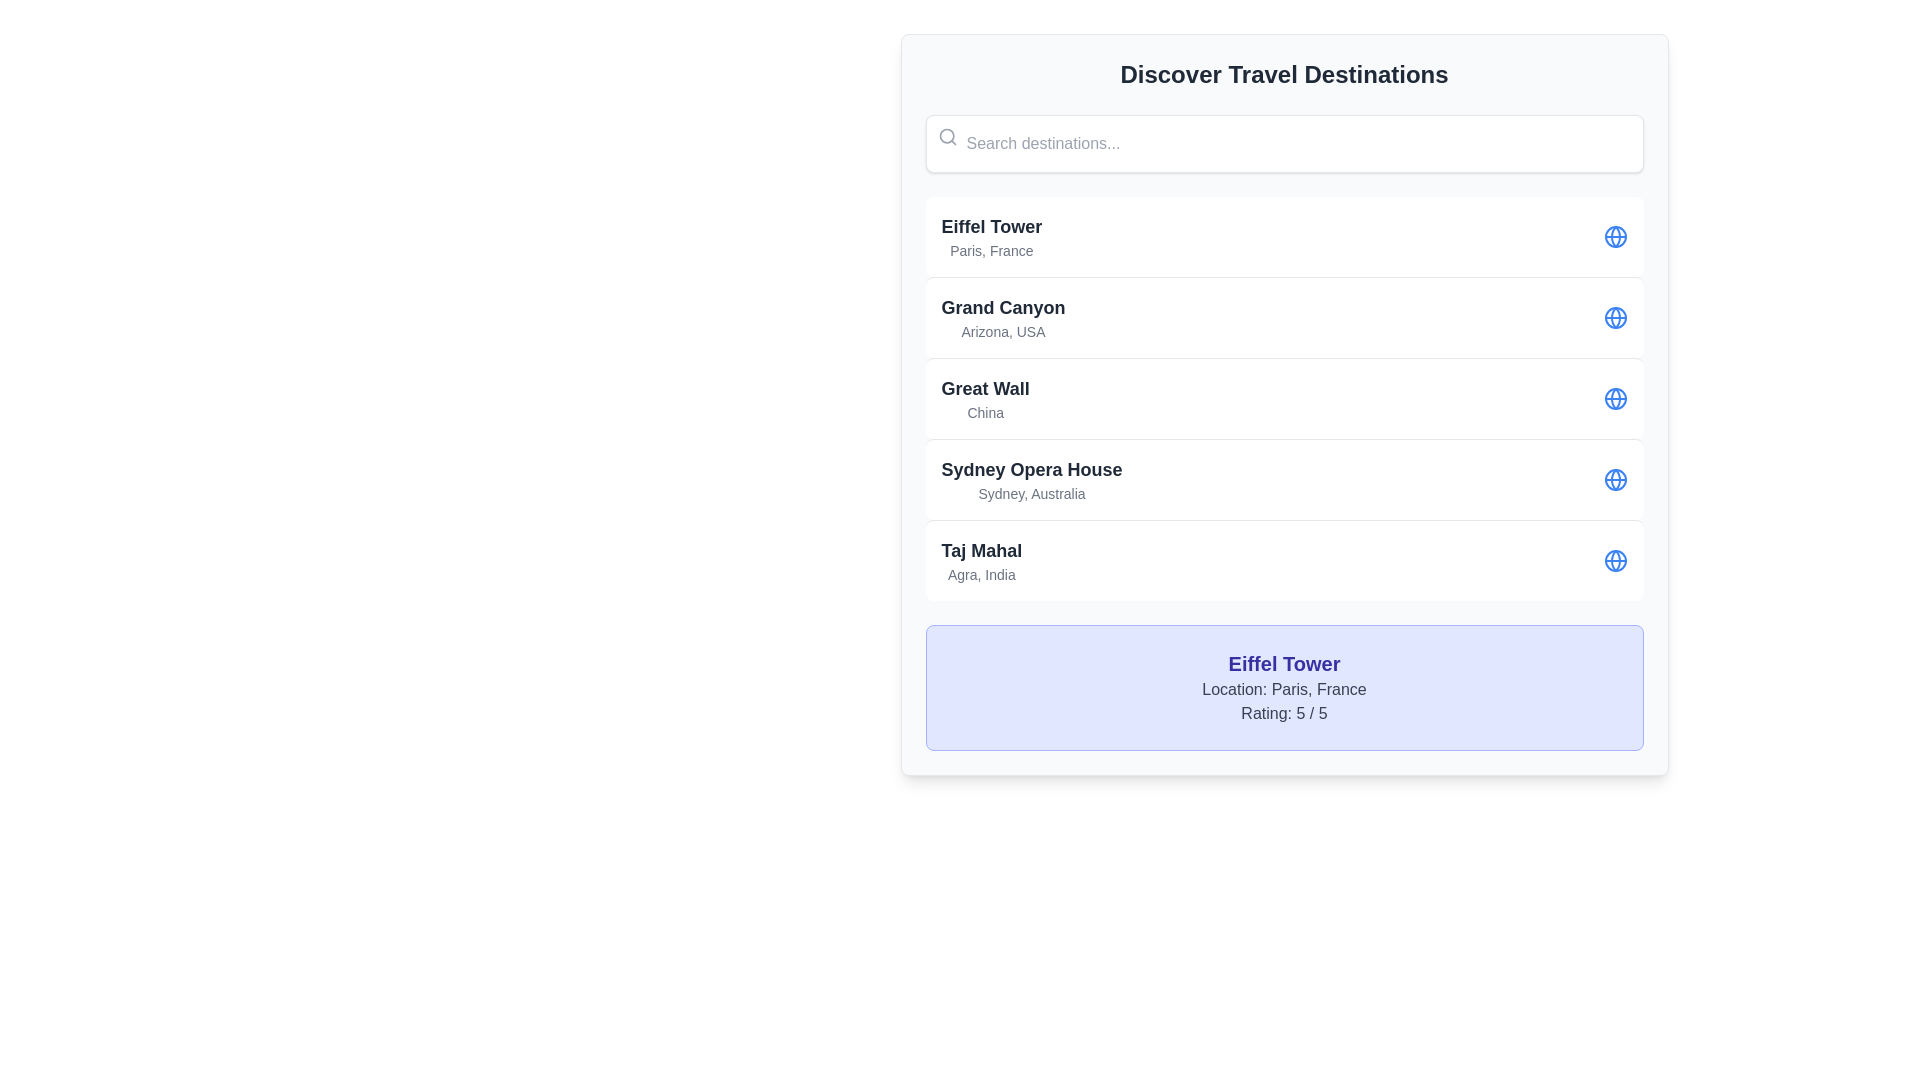 The height and width of the screenshot is (1080, 1920). What do you see at coordinates (1032, 479) in the screenshot?
I see `displayed text information about the Sydney Opera House, located in the fourth row of the travel destinations list, between 'Great Wall' and 'Taj Mahal'` at bounding box center [1032, 479].